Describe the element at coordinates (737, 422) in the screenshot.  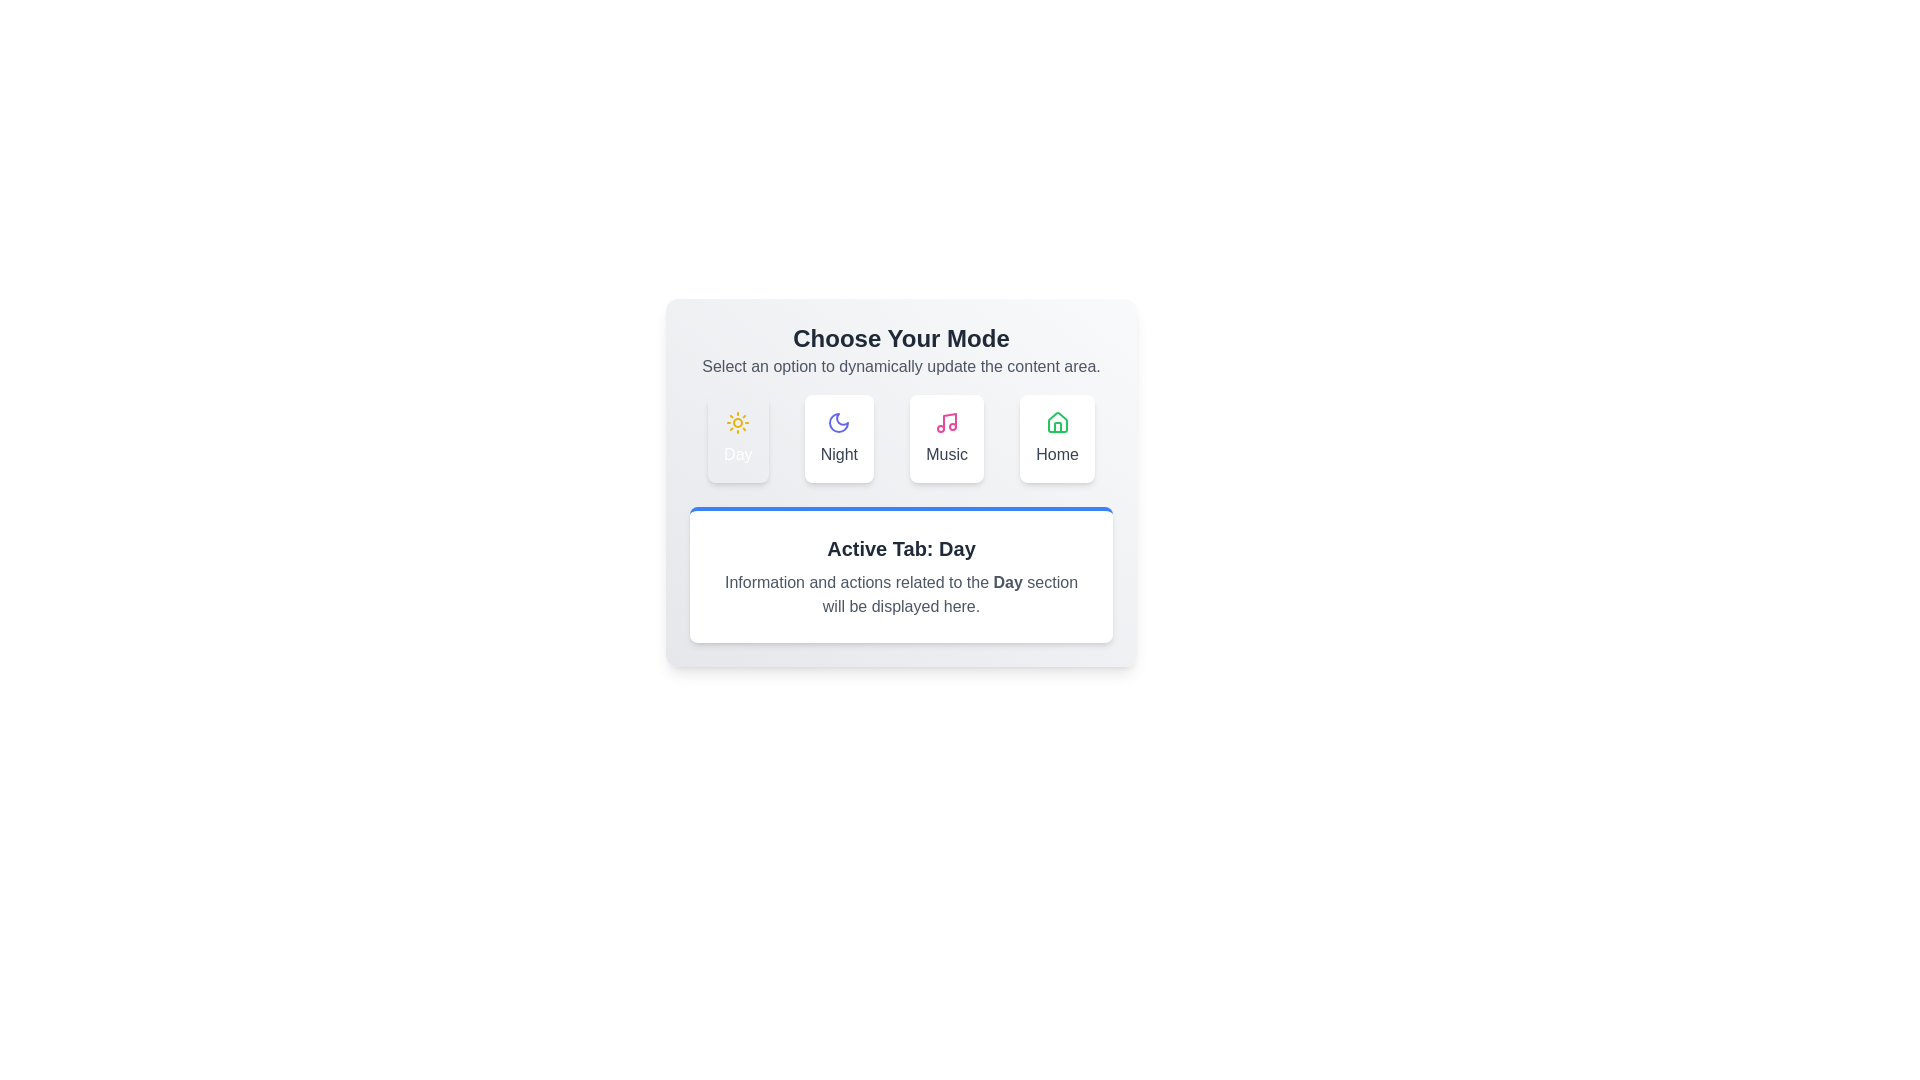
I see `the sun icon, which is an SVG graphic representing the 'Day' mode` at that location.